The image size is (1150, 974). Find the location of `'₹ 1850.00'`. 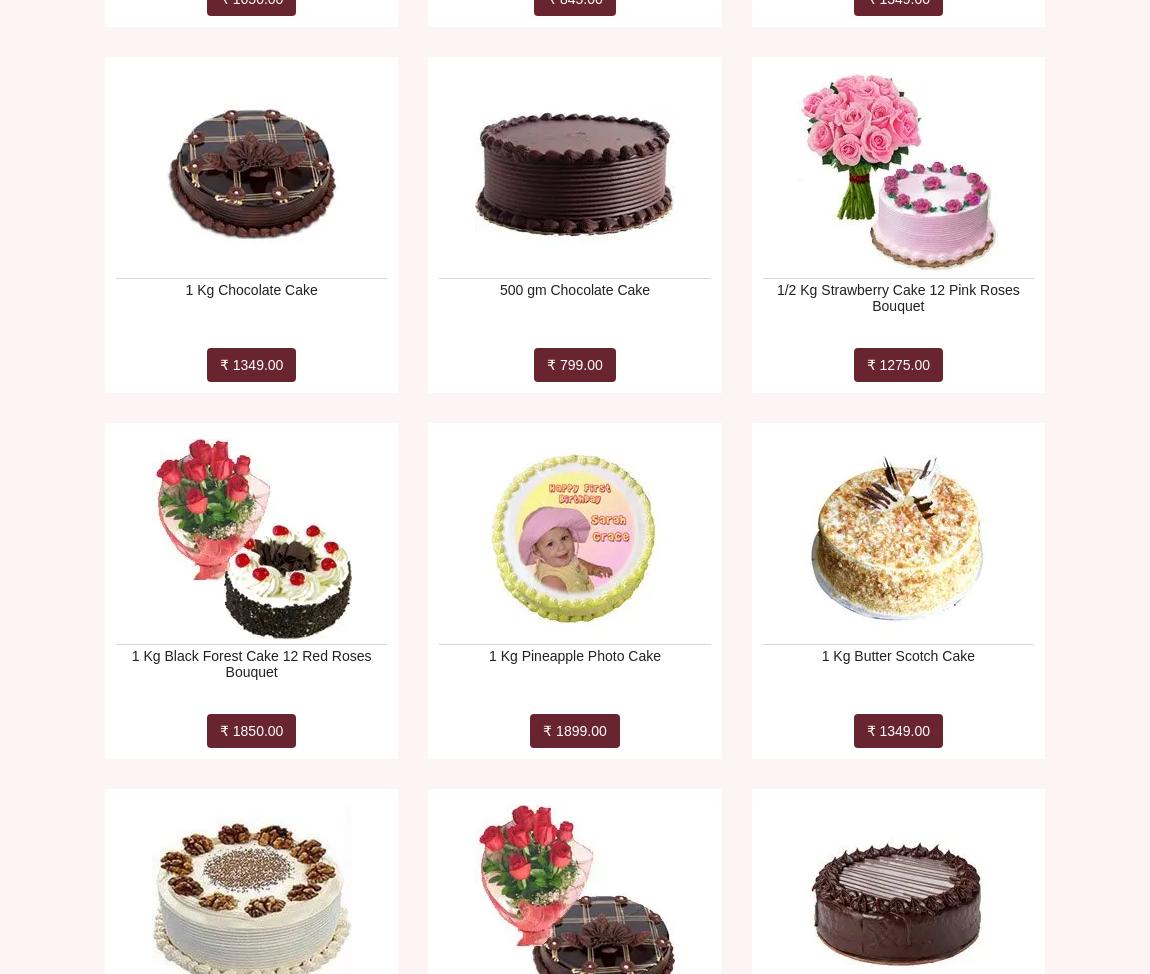

'₹ 1850.00' is located at coordinates (250, 730).